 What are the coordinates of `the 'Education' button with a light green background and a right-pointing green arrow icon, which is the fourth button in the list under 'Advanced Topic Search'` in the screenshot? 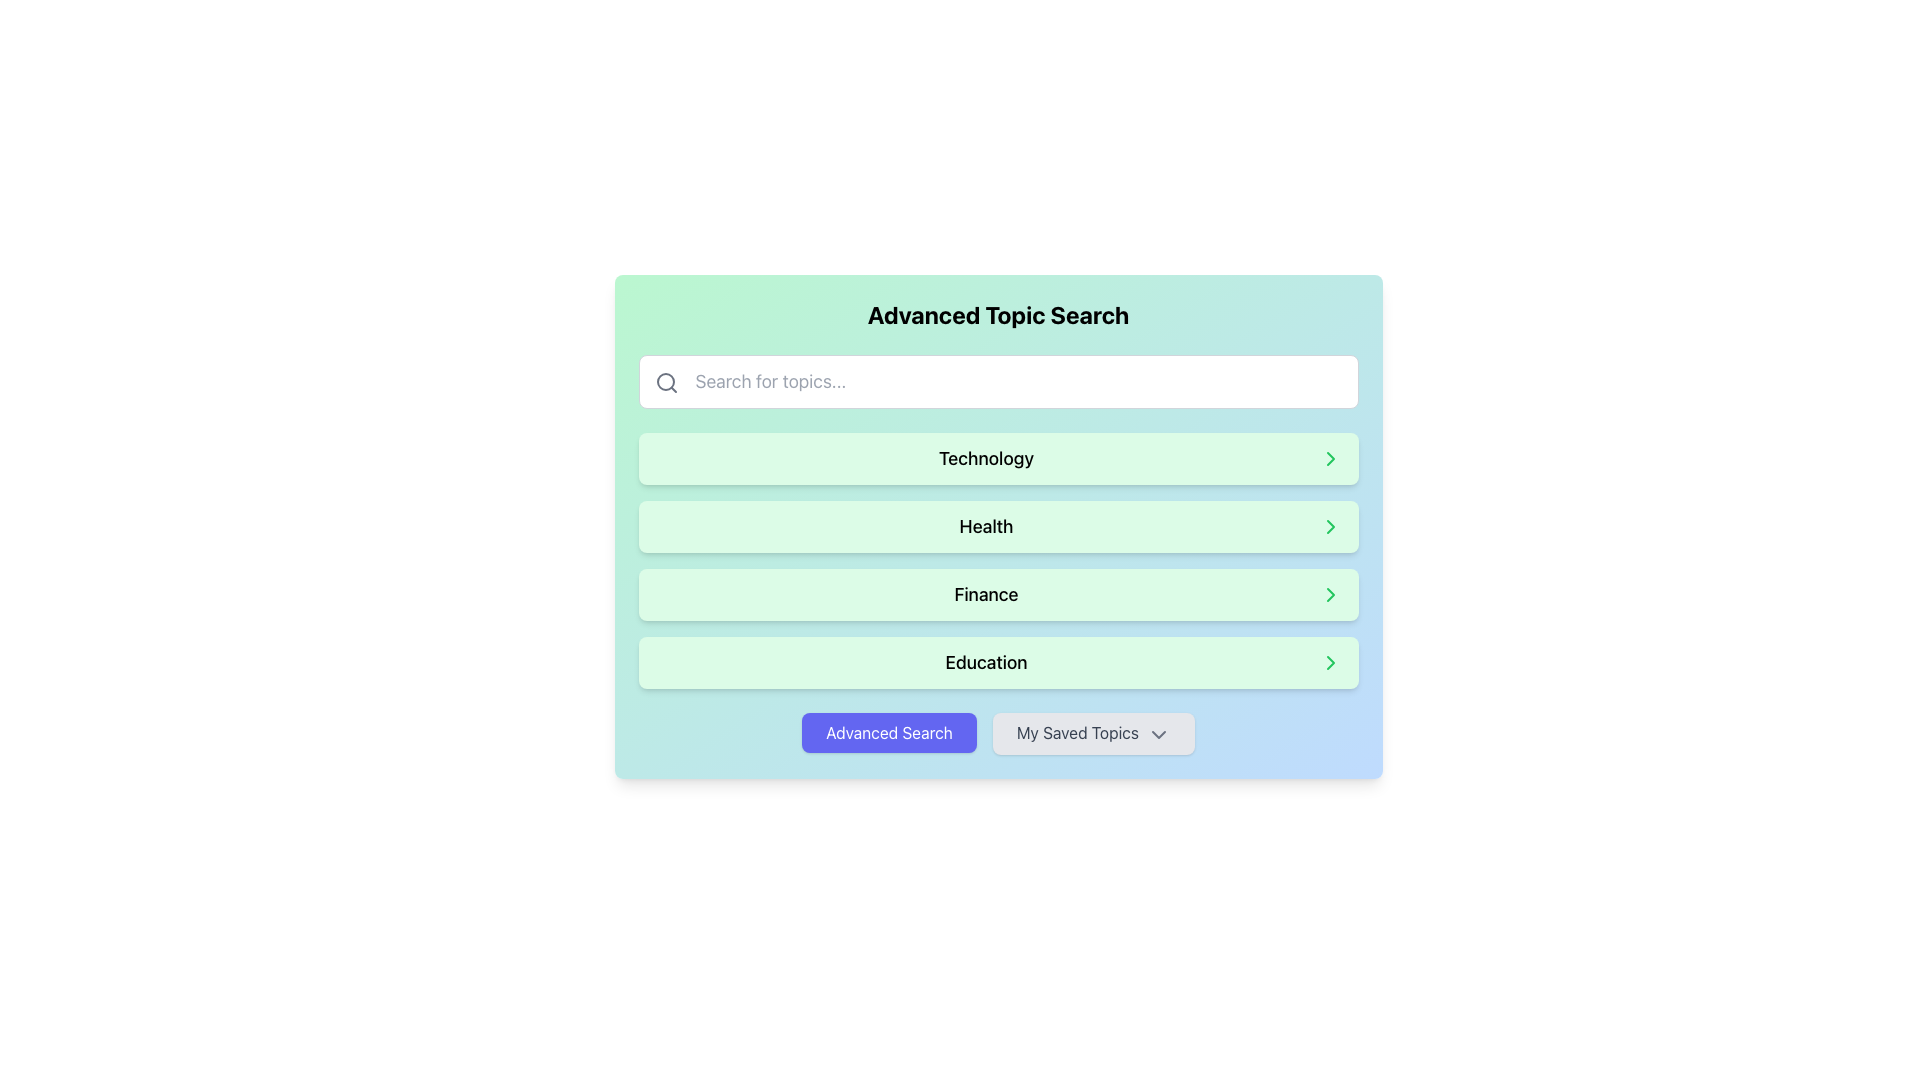 It's located at (998, 663).